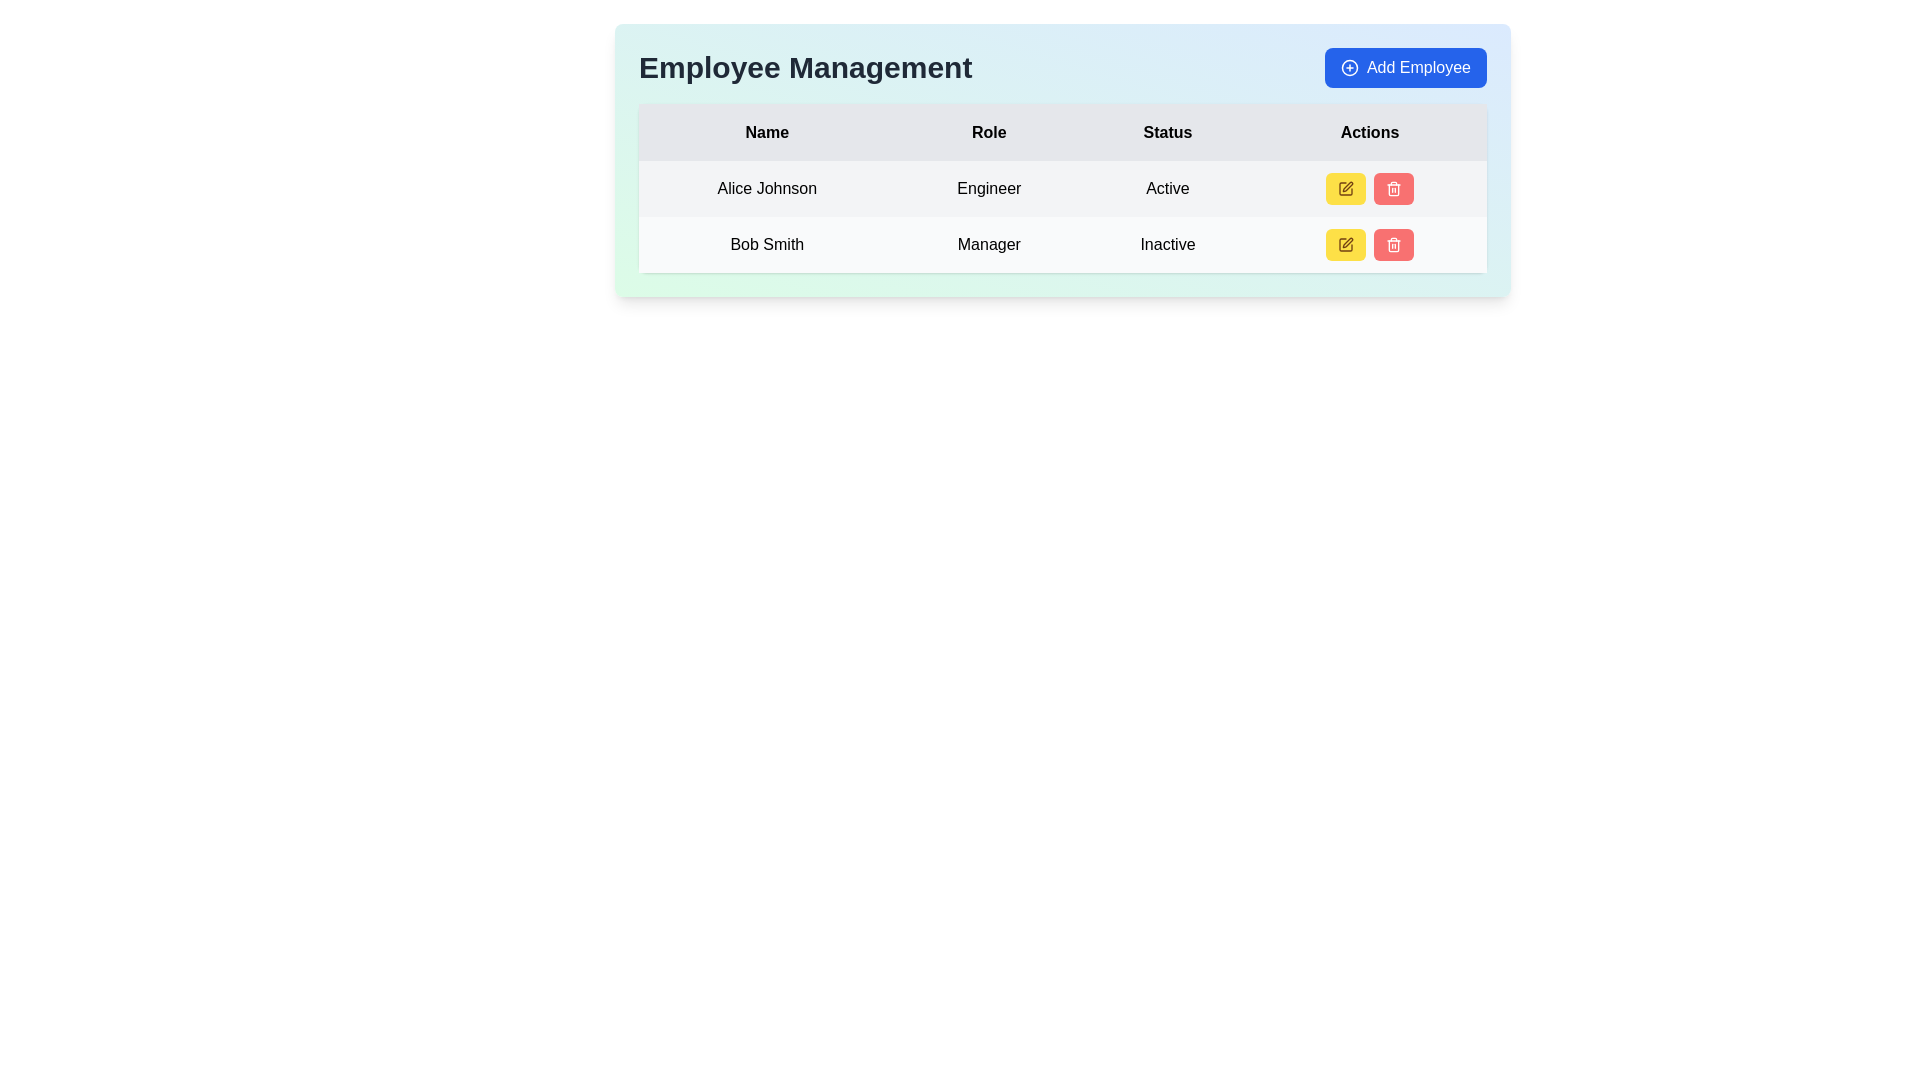 Image resolution: width=1920 pixels, height=1080 pixels. I want to click on the second row of the employee management table, so click(1061, 244).